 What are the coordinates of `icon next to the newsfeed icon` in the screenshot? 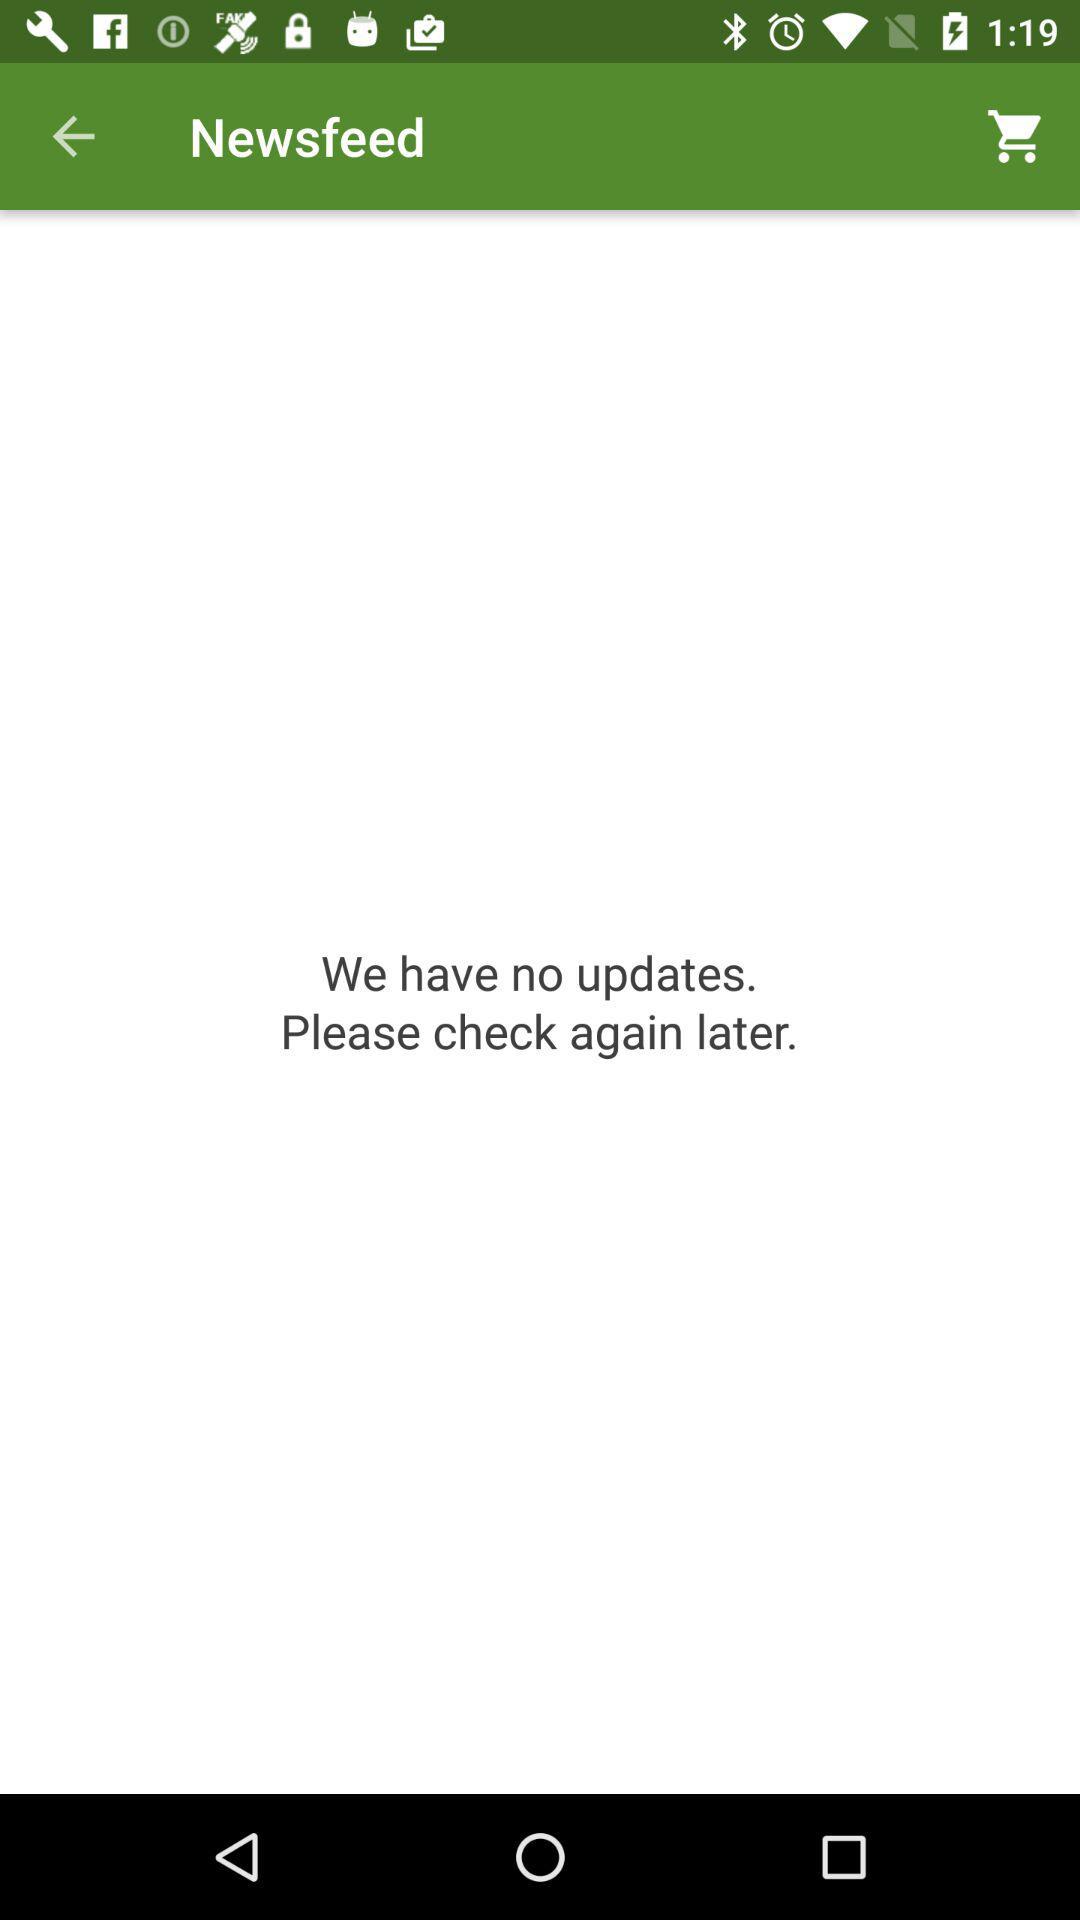 It's located at (72, 135).